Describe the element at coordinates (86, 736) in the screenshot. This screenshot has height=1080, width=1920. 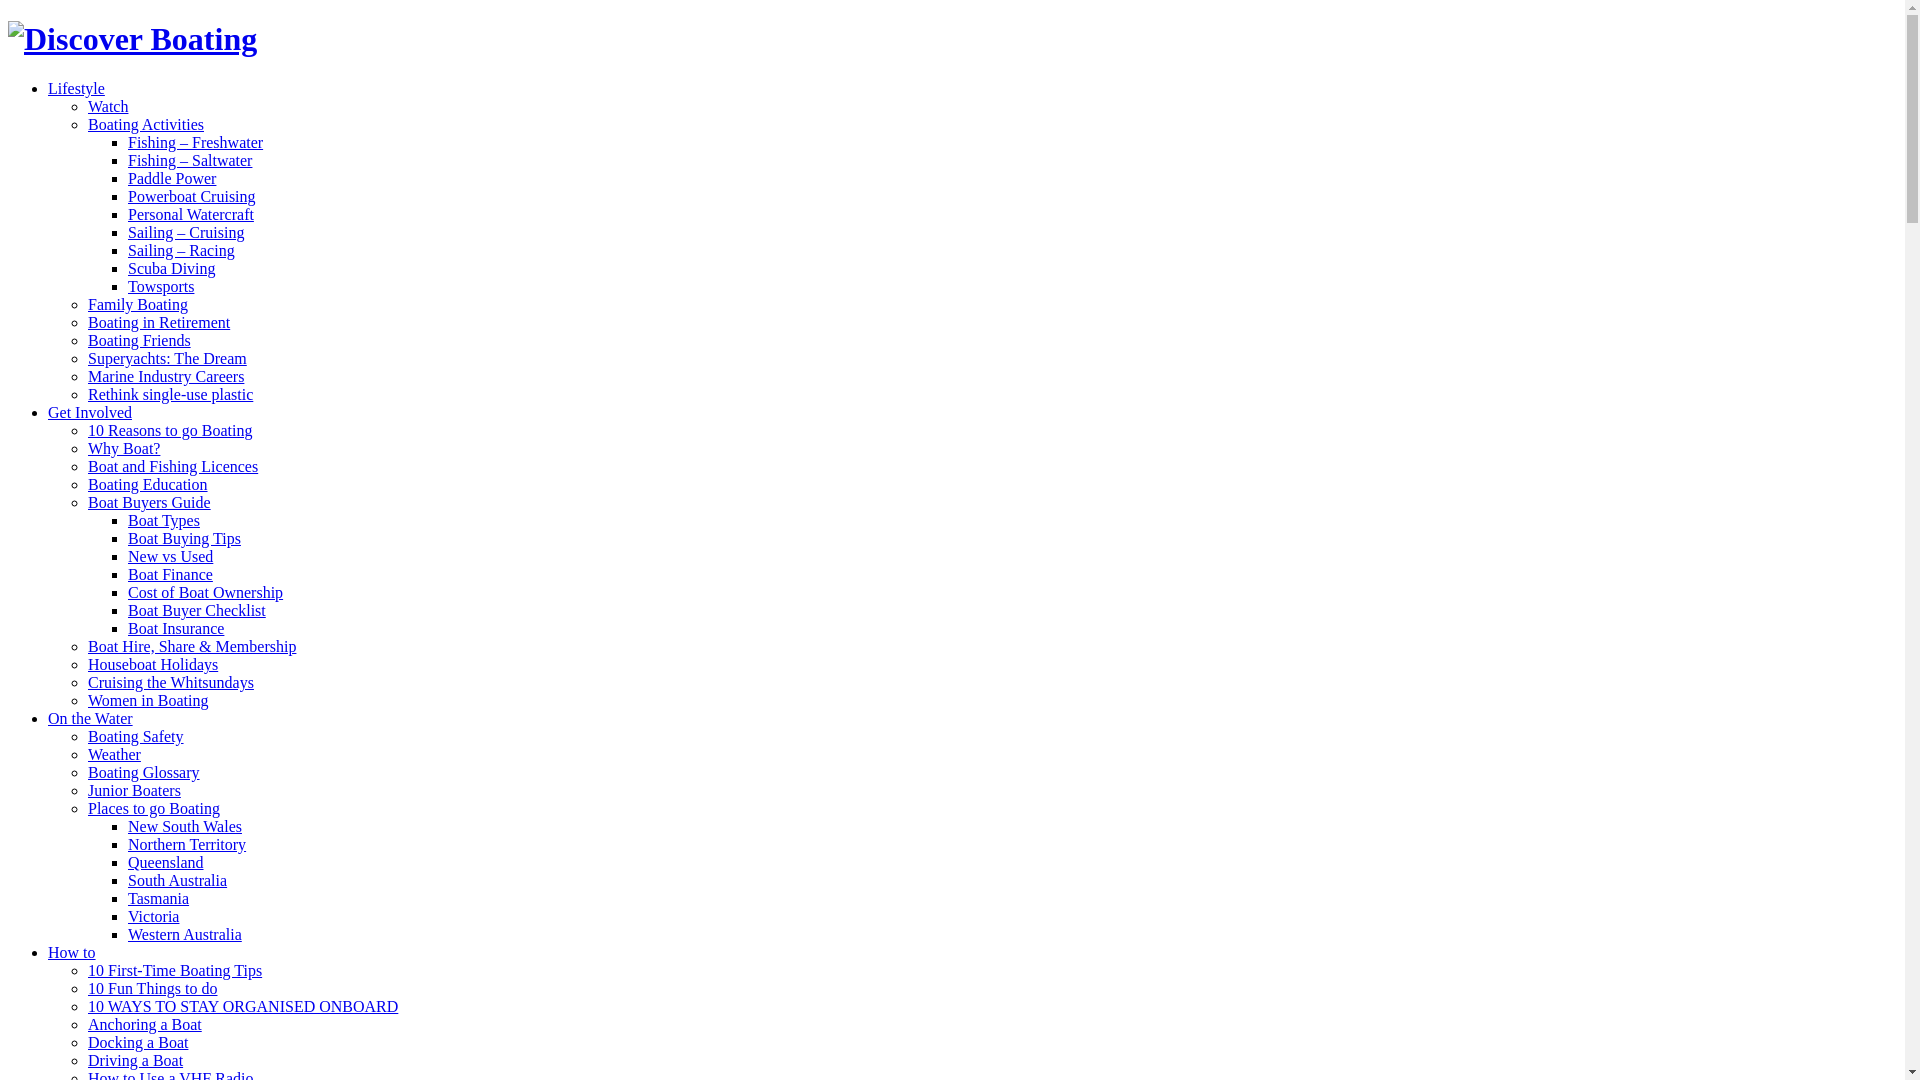
I see `'Boating Safety'` at that location.